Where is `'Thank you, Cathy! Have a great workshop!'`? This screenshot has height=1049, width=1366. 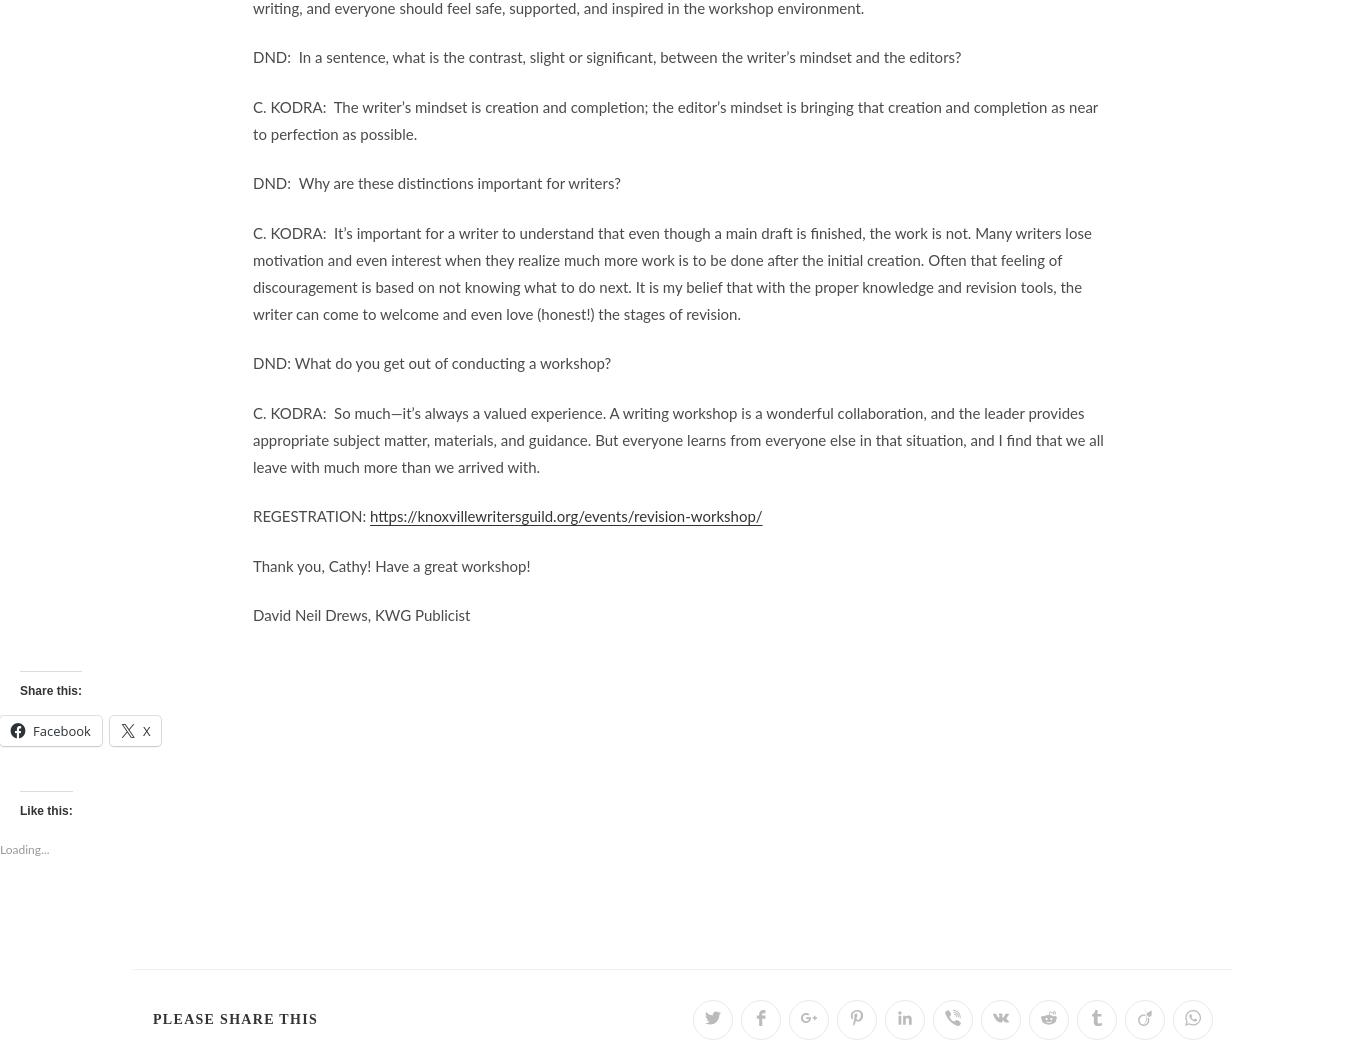
'Thank you, Cathy! Have a great workshop!' is located at coordinates (390, 565).